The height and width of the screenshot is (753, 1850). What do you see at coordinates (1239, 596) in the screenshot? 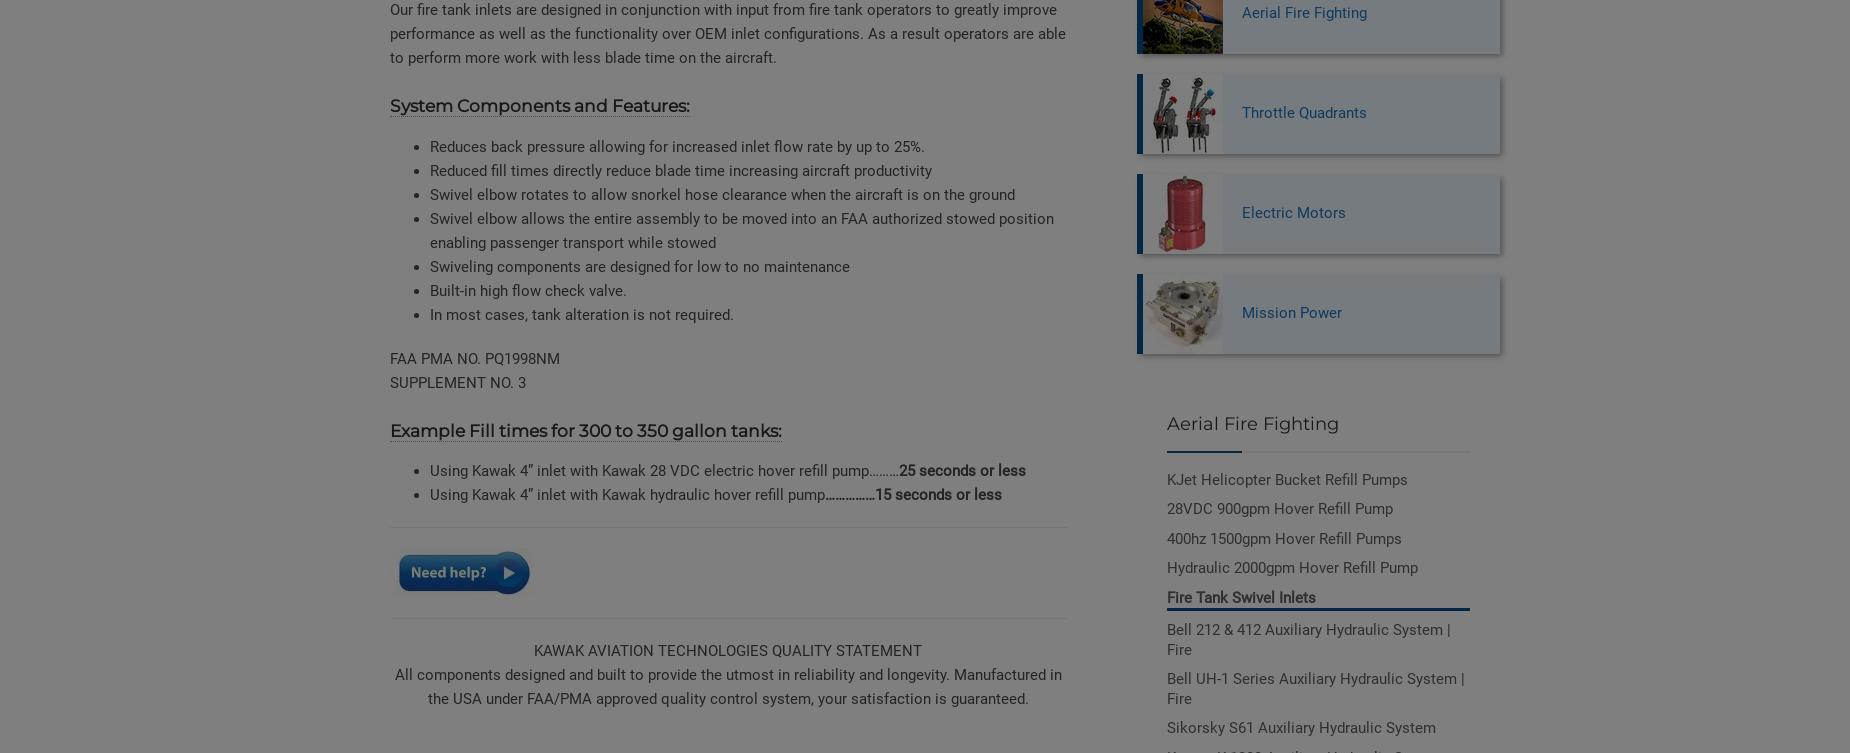
I see `'Fire Tank Swivel Inlets'` at bounding box center [1239, 596].